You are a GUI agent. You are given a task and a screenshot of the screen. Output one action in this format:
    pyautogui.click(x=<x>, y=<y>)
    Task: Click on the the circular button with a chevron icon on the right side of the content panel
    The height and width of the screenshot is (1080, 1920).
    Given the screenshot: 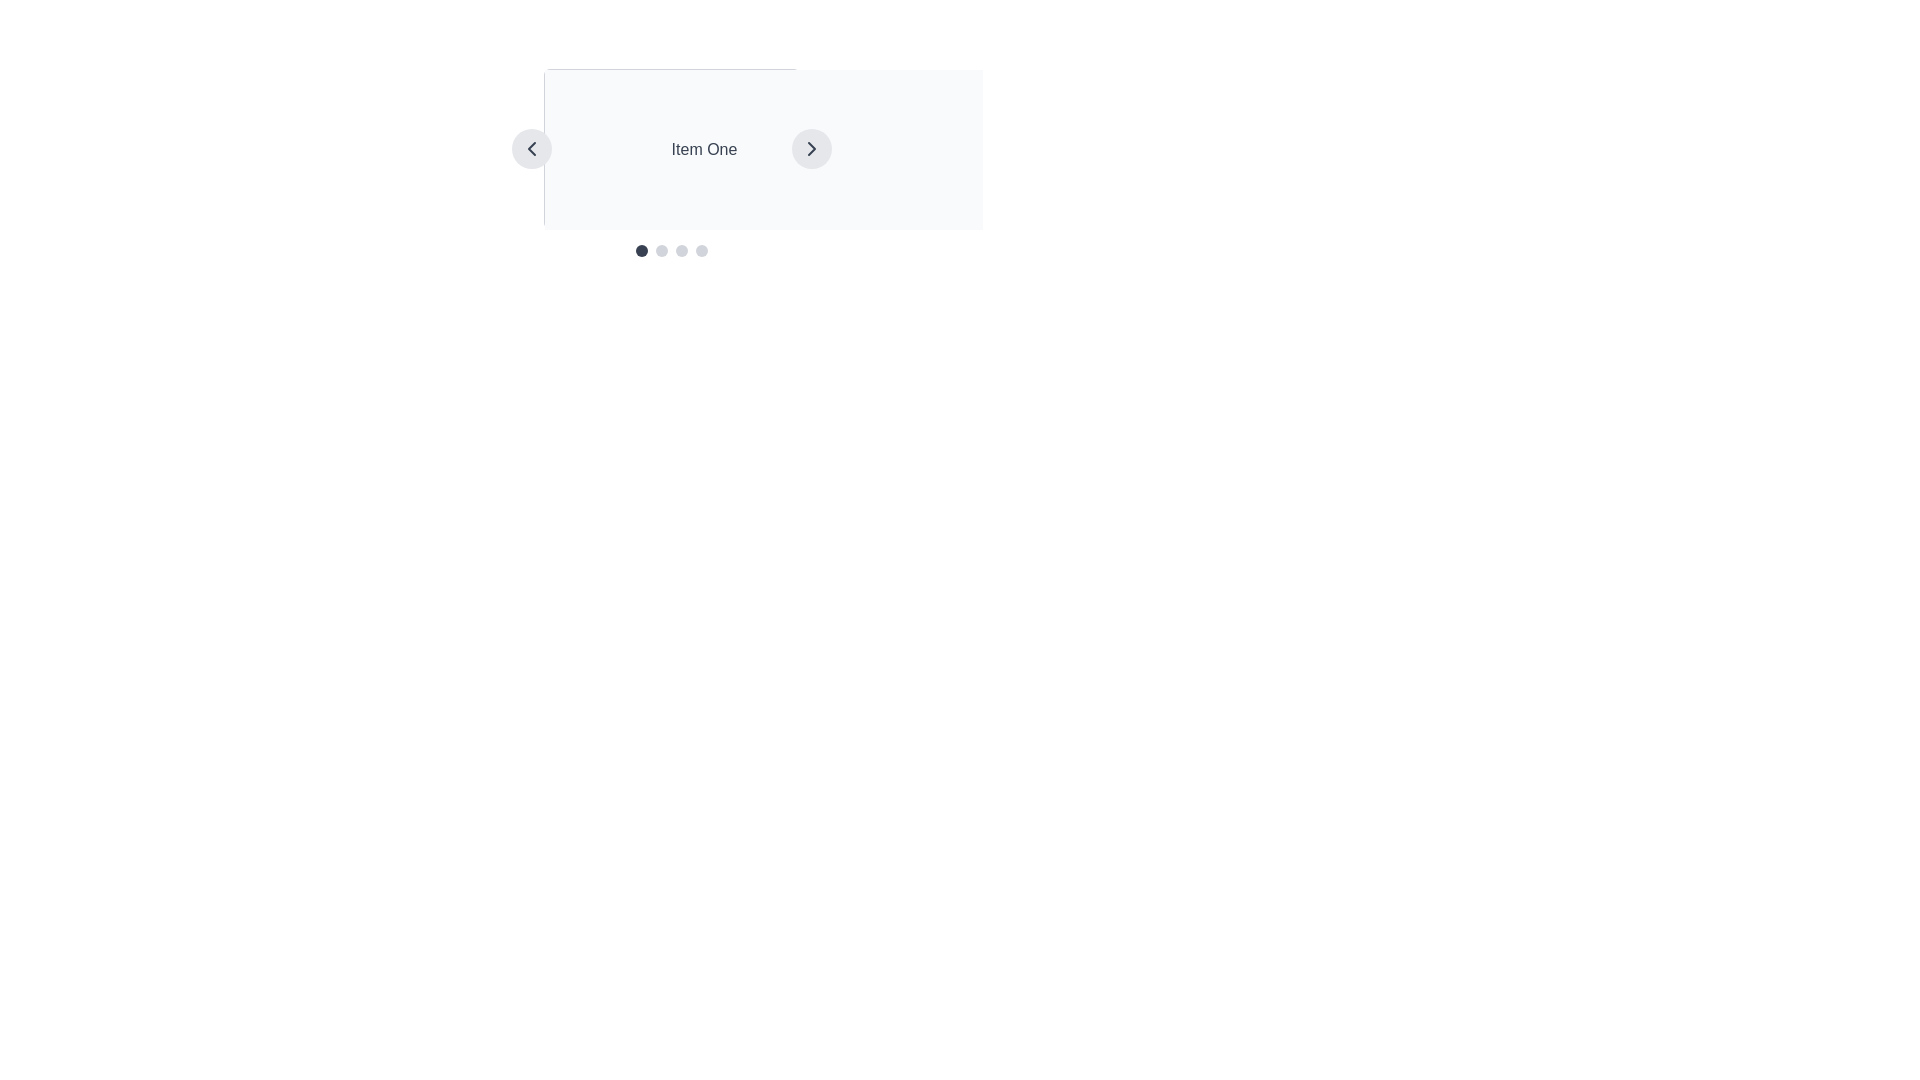 What is the action you would take?
    pyautogui.click(x=811, y=148)
    